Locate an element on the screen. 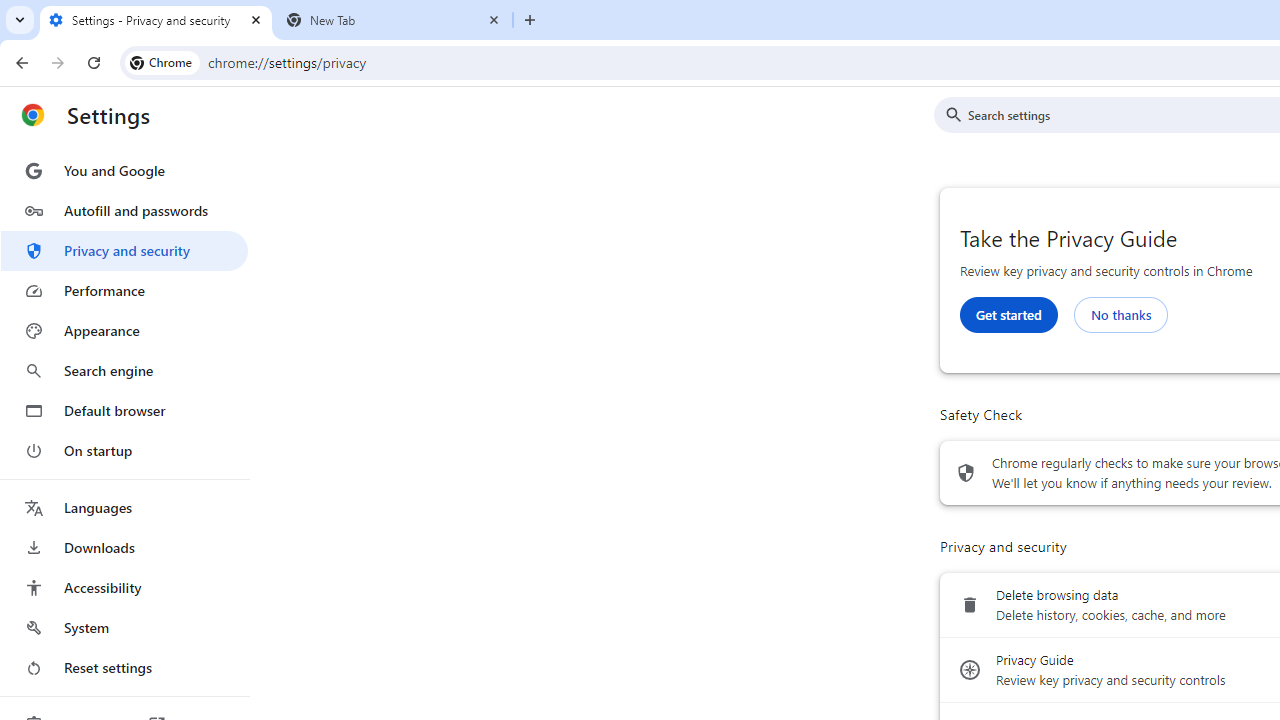 The height and width of the screenshot is (720, 1280). 'No thanks' is located at coordinates (1120, 314).